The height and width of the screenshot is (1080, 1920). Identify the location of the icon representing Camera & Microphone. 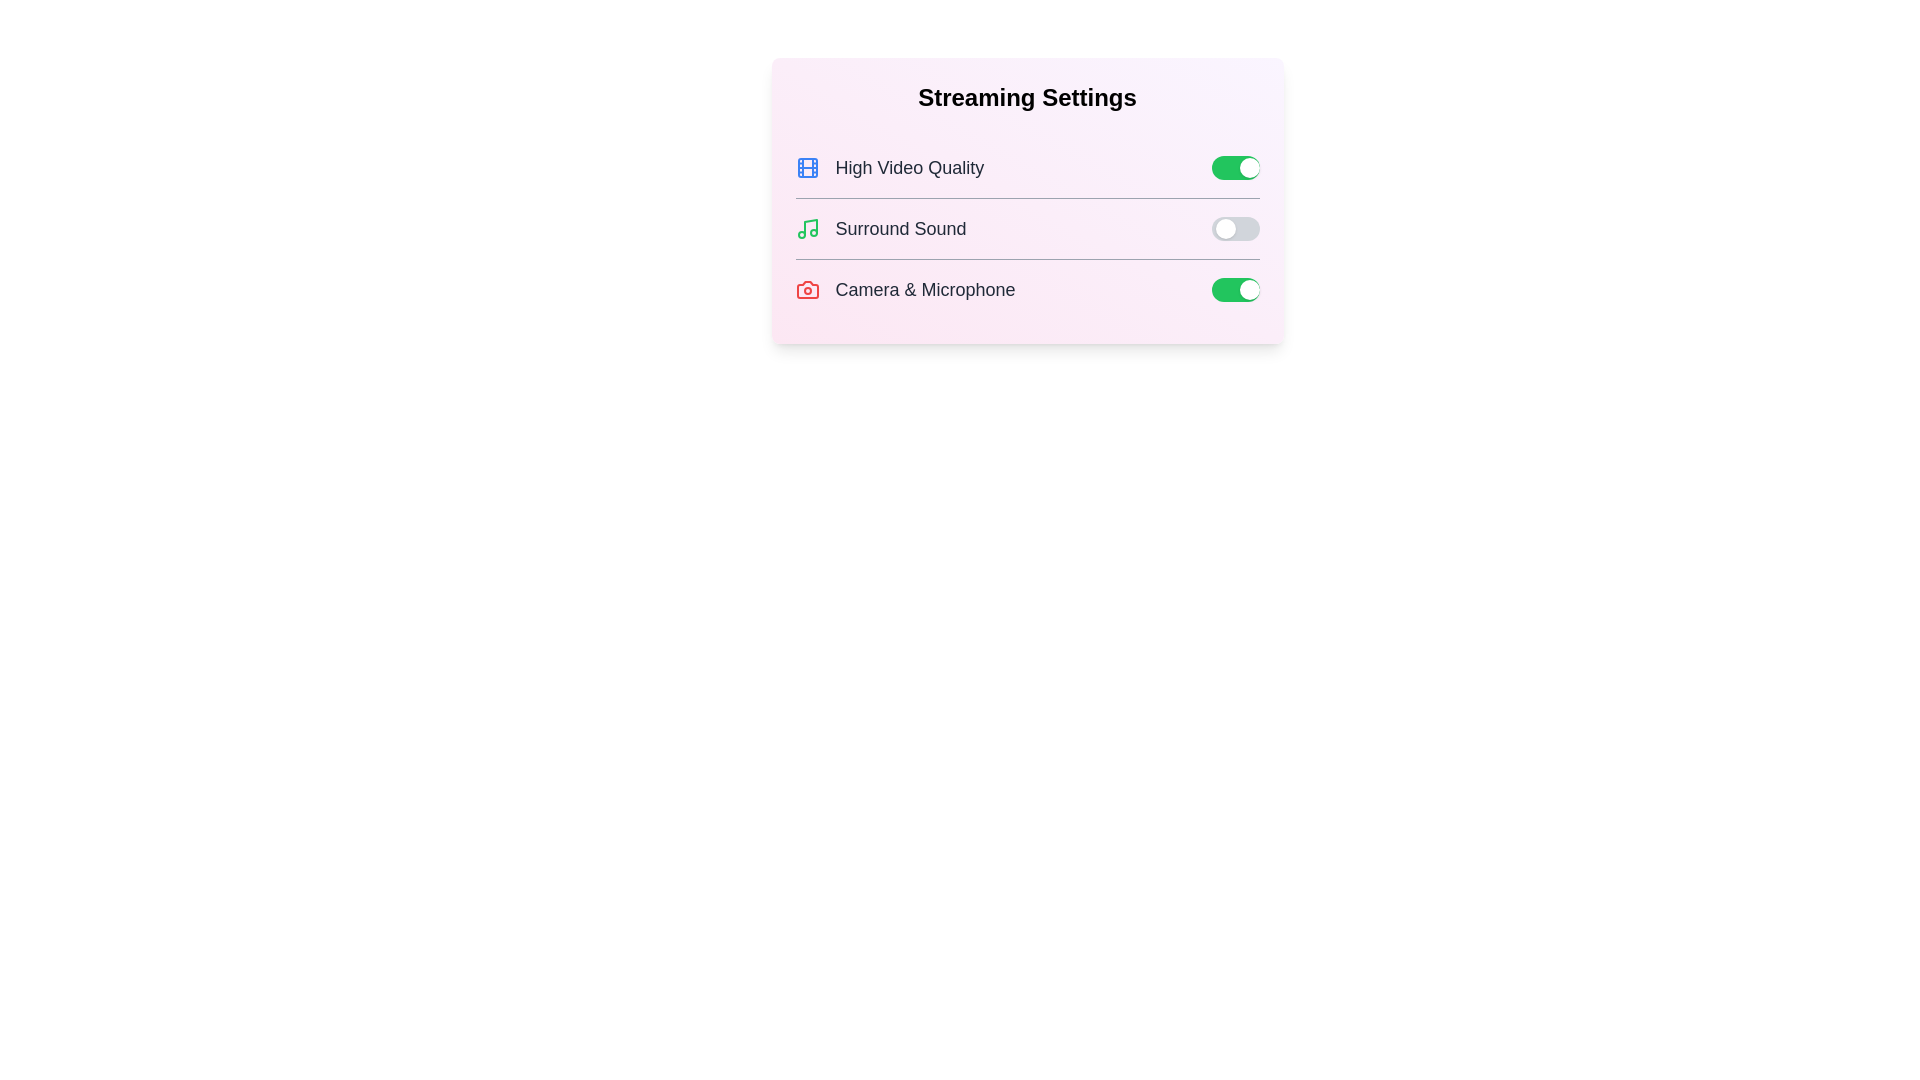
(807, 289).